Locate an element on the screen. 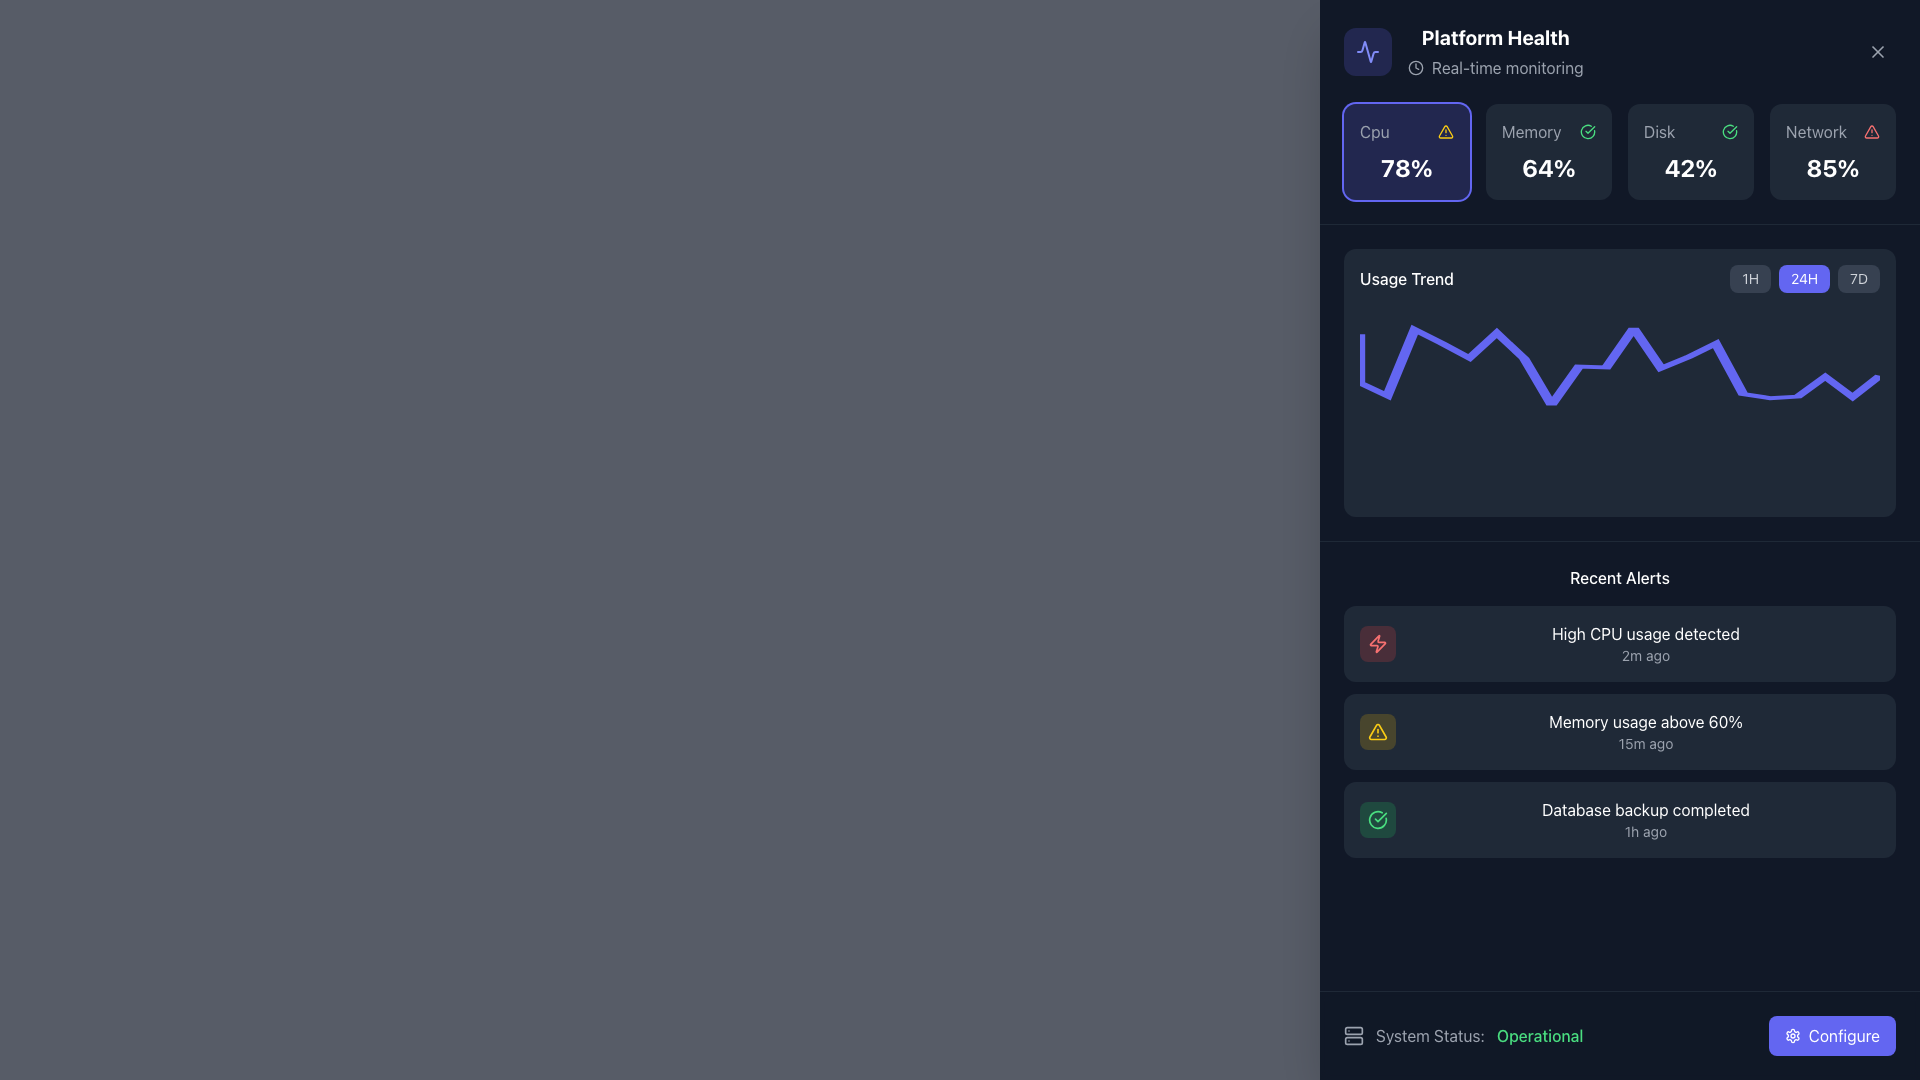  the alert icon next to the 'Memory usage above 60%' text in the Recent Alerts list to interact or navigate to related information is located at coordinates (1376, 732).